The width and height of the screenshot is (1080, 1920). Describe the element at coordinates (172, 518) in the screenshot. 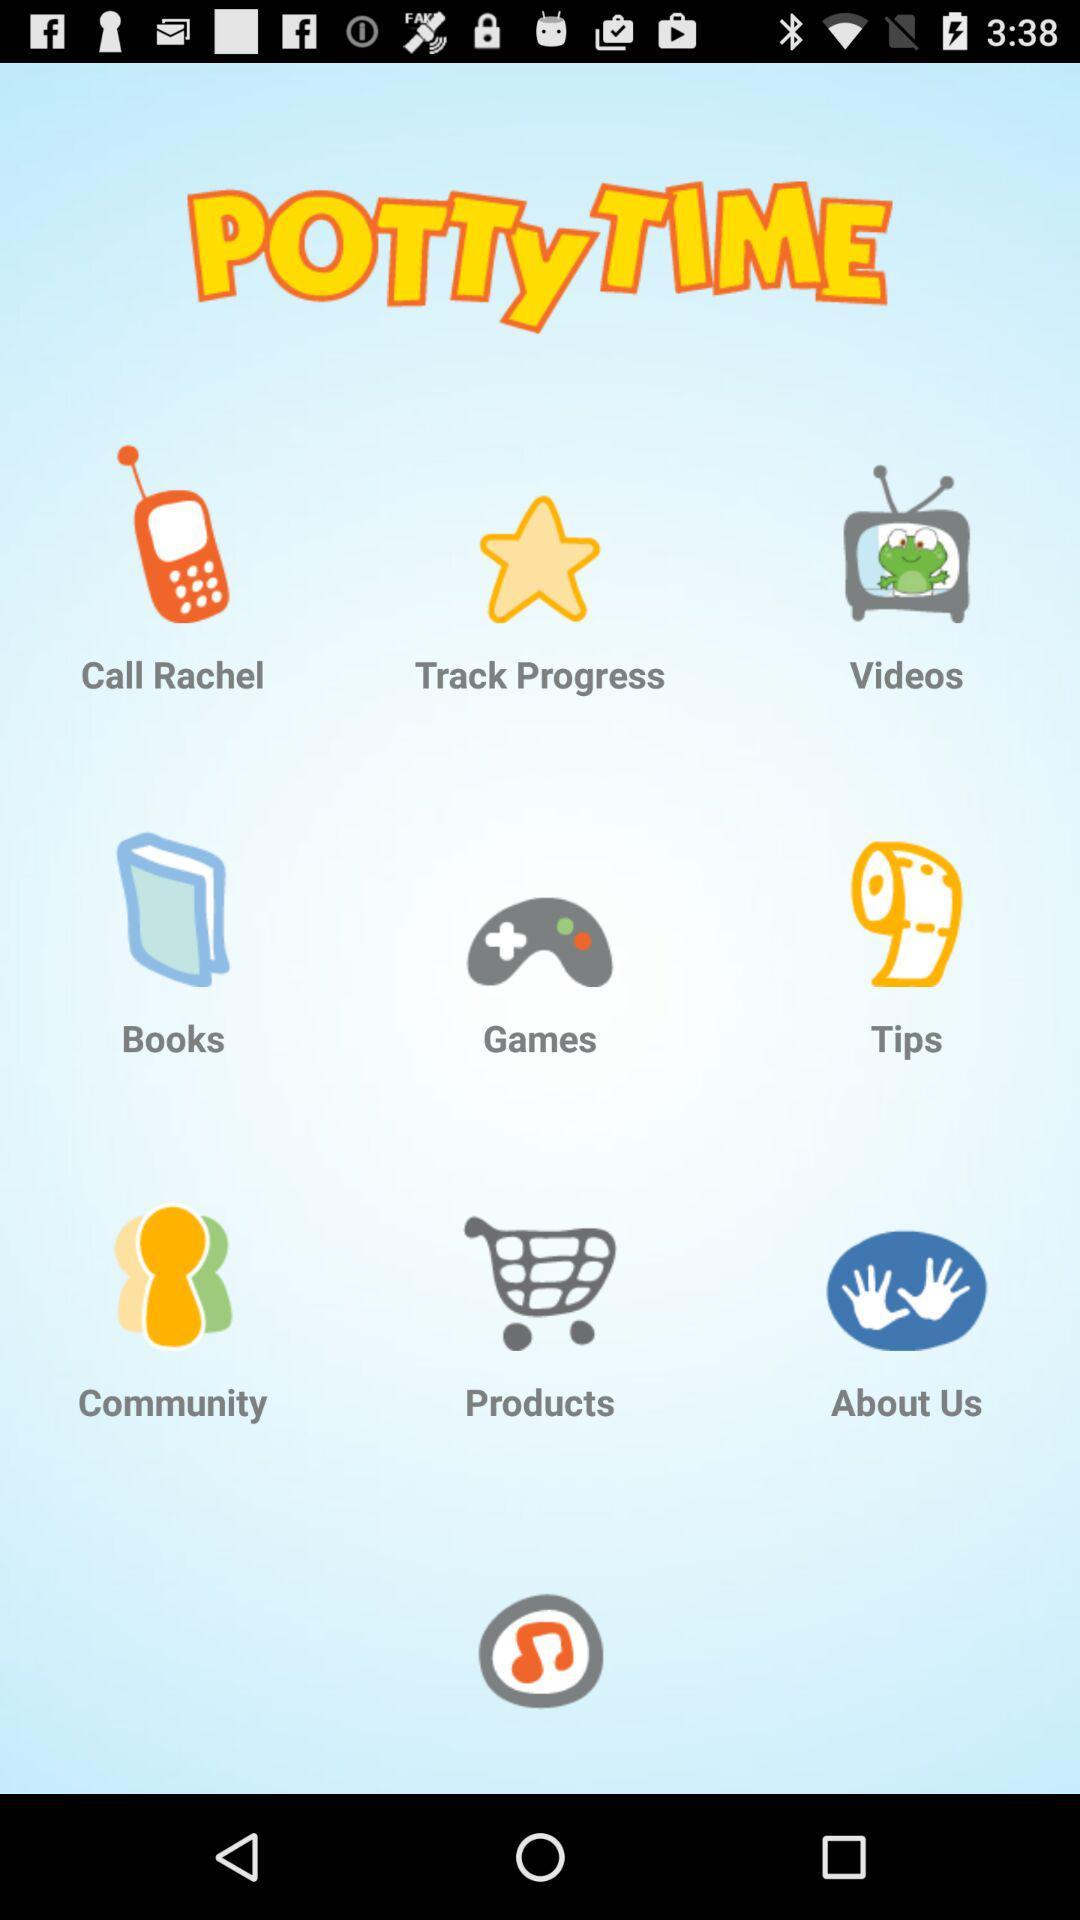

I see `item at the top left corner` at that location.